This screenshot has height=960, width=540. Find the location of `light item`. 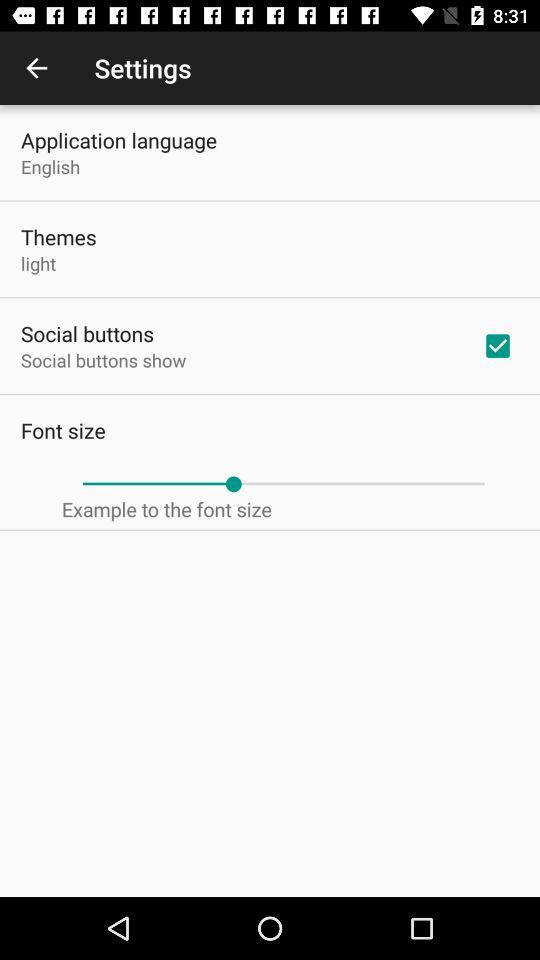

light item is located at coordinates (38, 262).